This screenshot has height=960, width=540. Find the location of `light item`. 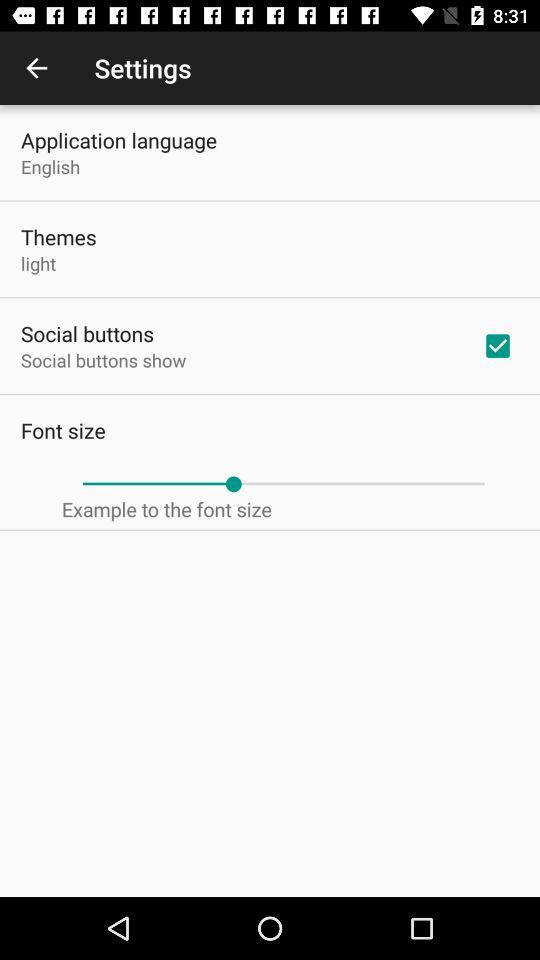

light item is located at coordinates (38, 262).